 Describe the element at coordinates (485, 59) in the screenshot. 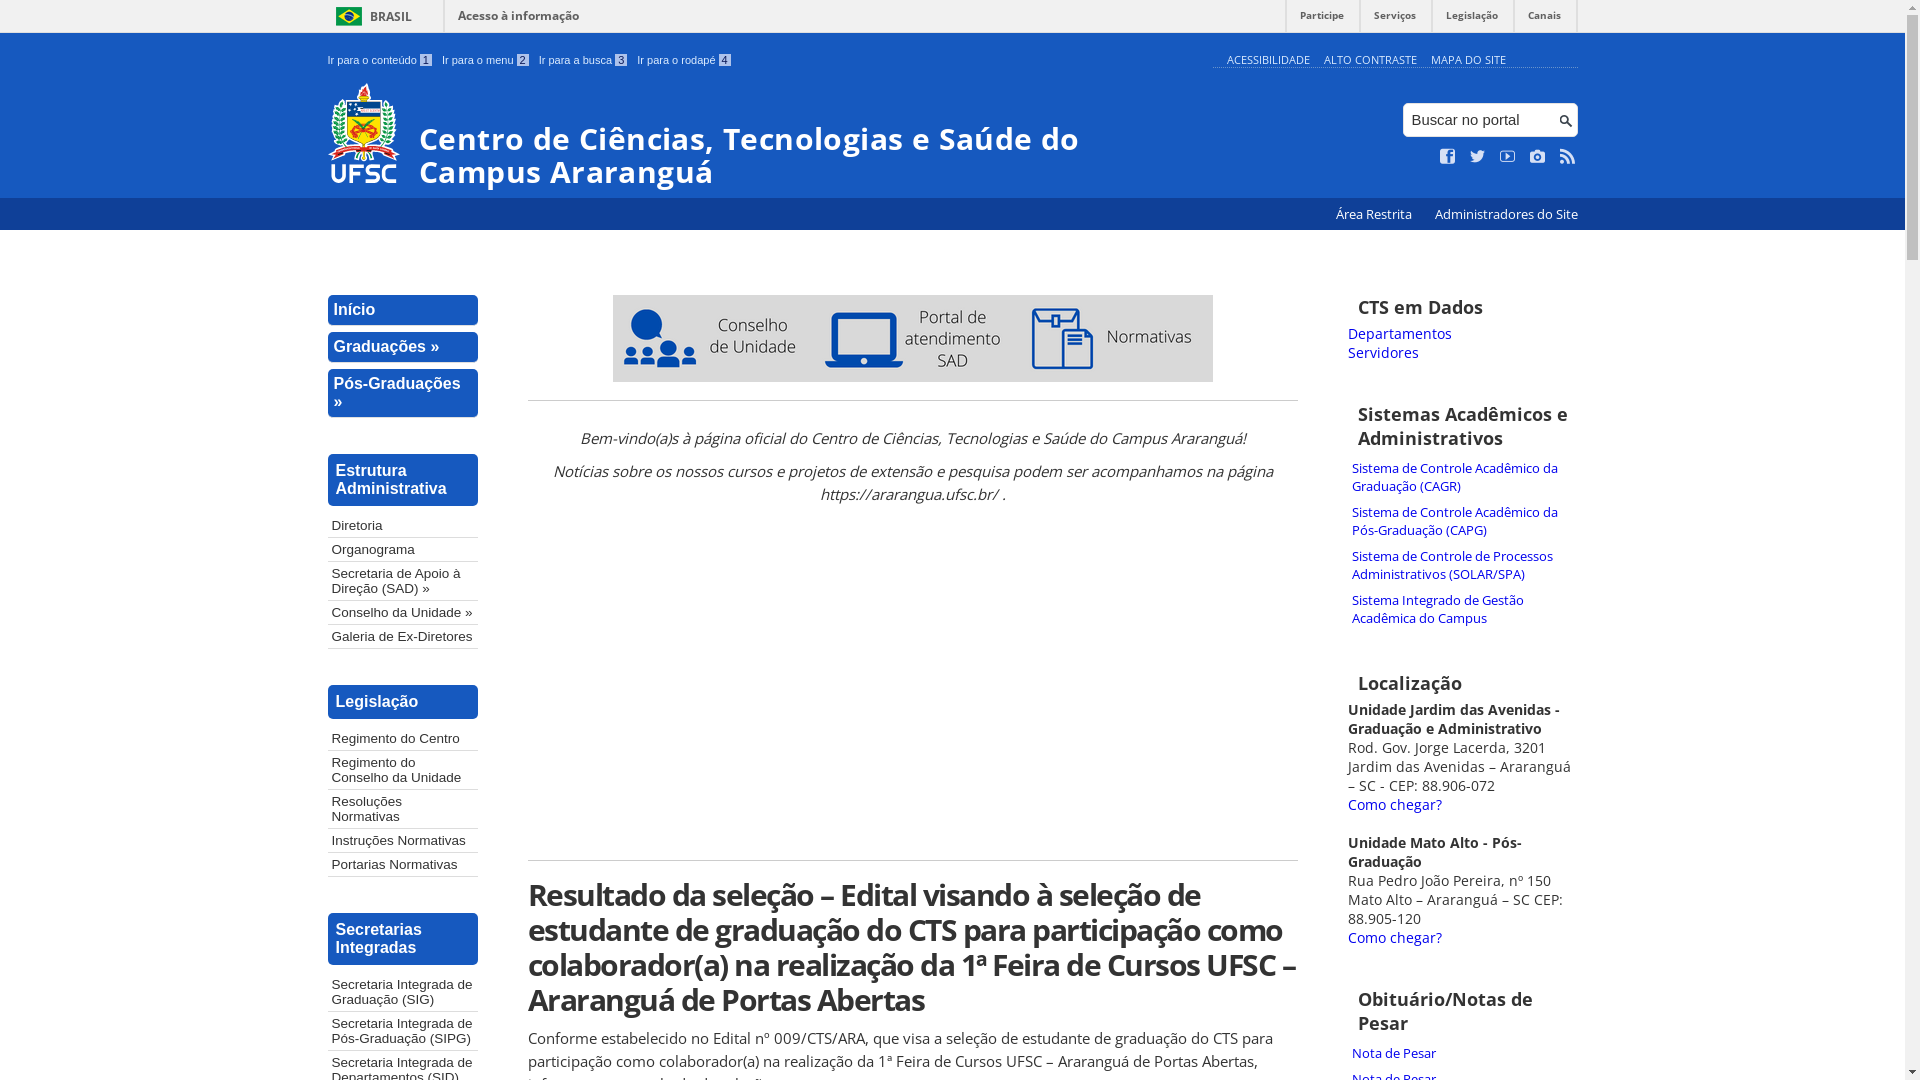

I see `'Ir para o menu 2'` at that location.